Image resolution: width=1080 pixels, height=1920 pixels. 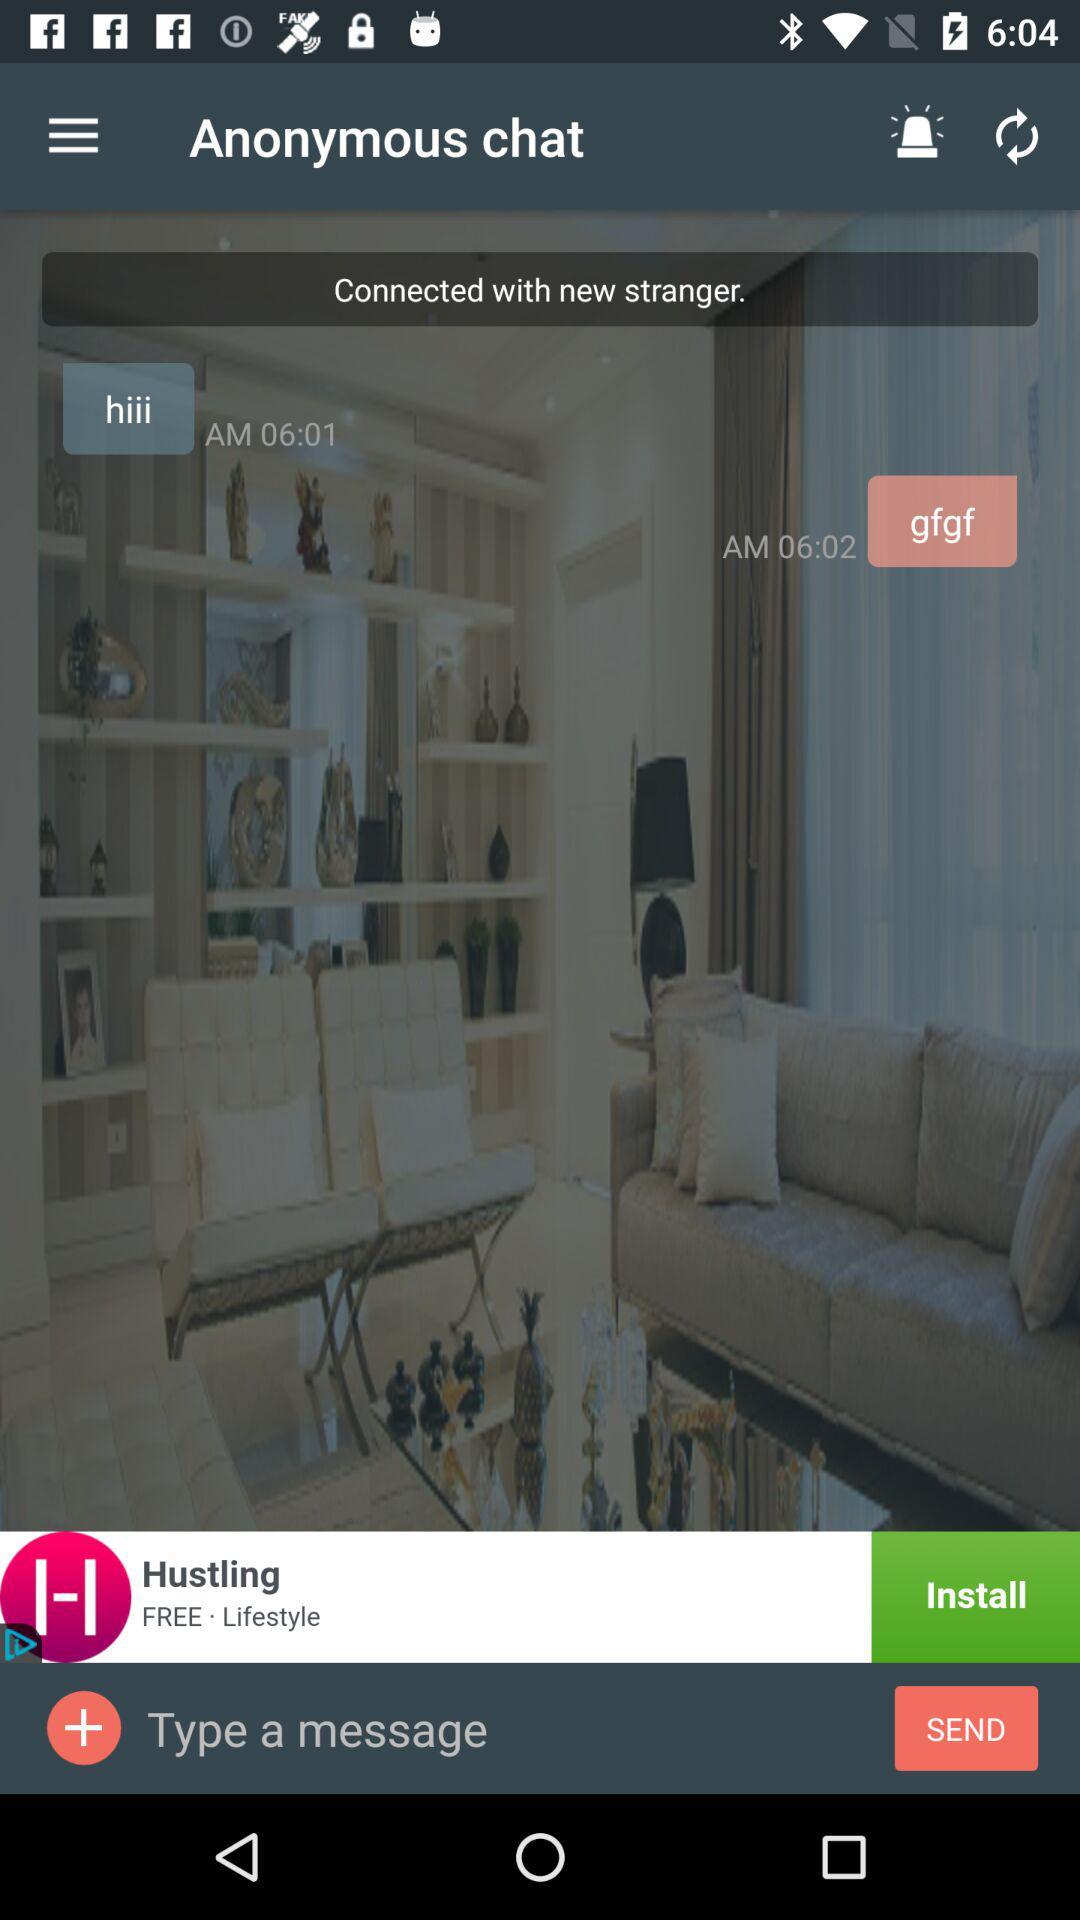 What do you see at coordinates (540, 1596) in the screenshot?
I see `advertisement banner` at bounding box center [540, 1596].